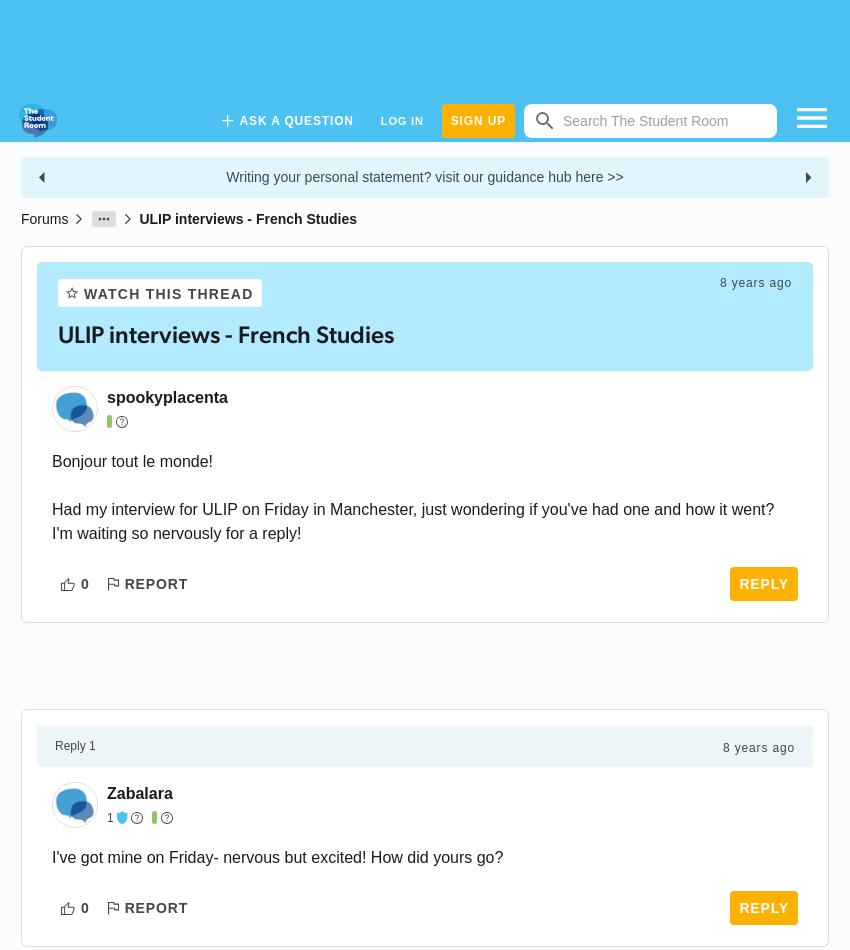 Image resolution: width=850 pixels, height=950 pixels. What do you see at coordinates (294, 119) in the screenshot?
I see `'Ask a question'` at bounding box center [294, 119].